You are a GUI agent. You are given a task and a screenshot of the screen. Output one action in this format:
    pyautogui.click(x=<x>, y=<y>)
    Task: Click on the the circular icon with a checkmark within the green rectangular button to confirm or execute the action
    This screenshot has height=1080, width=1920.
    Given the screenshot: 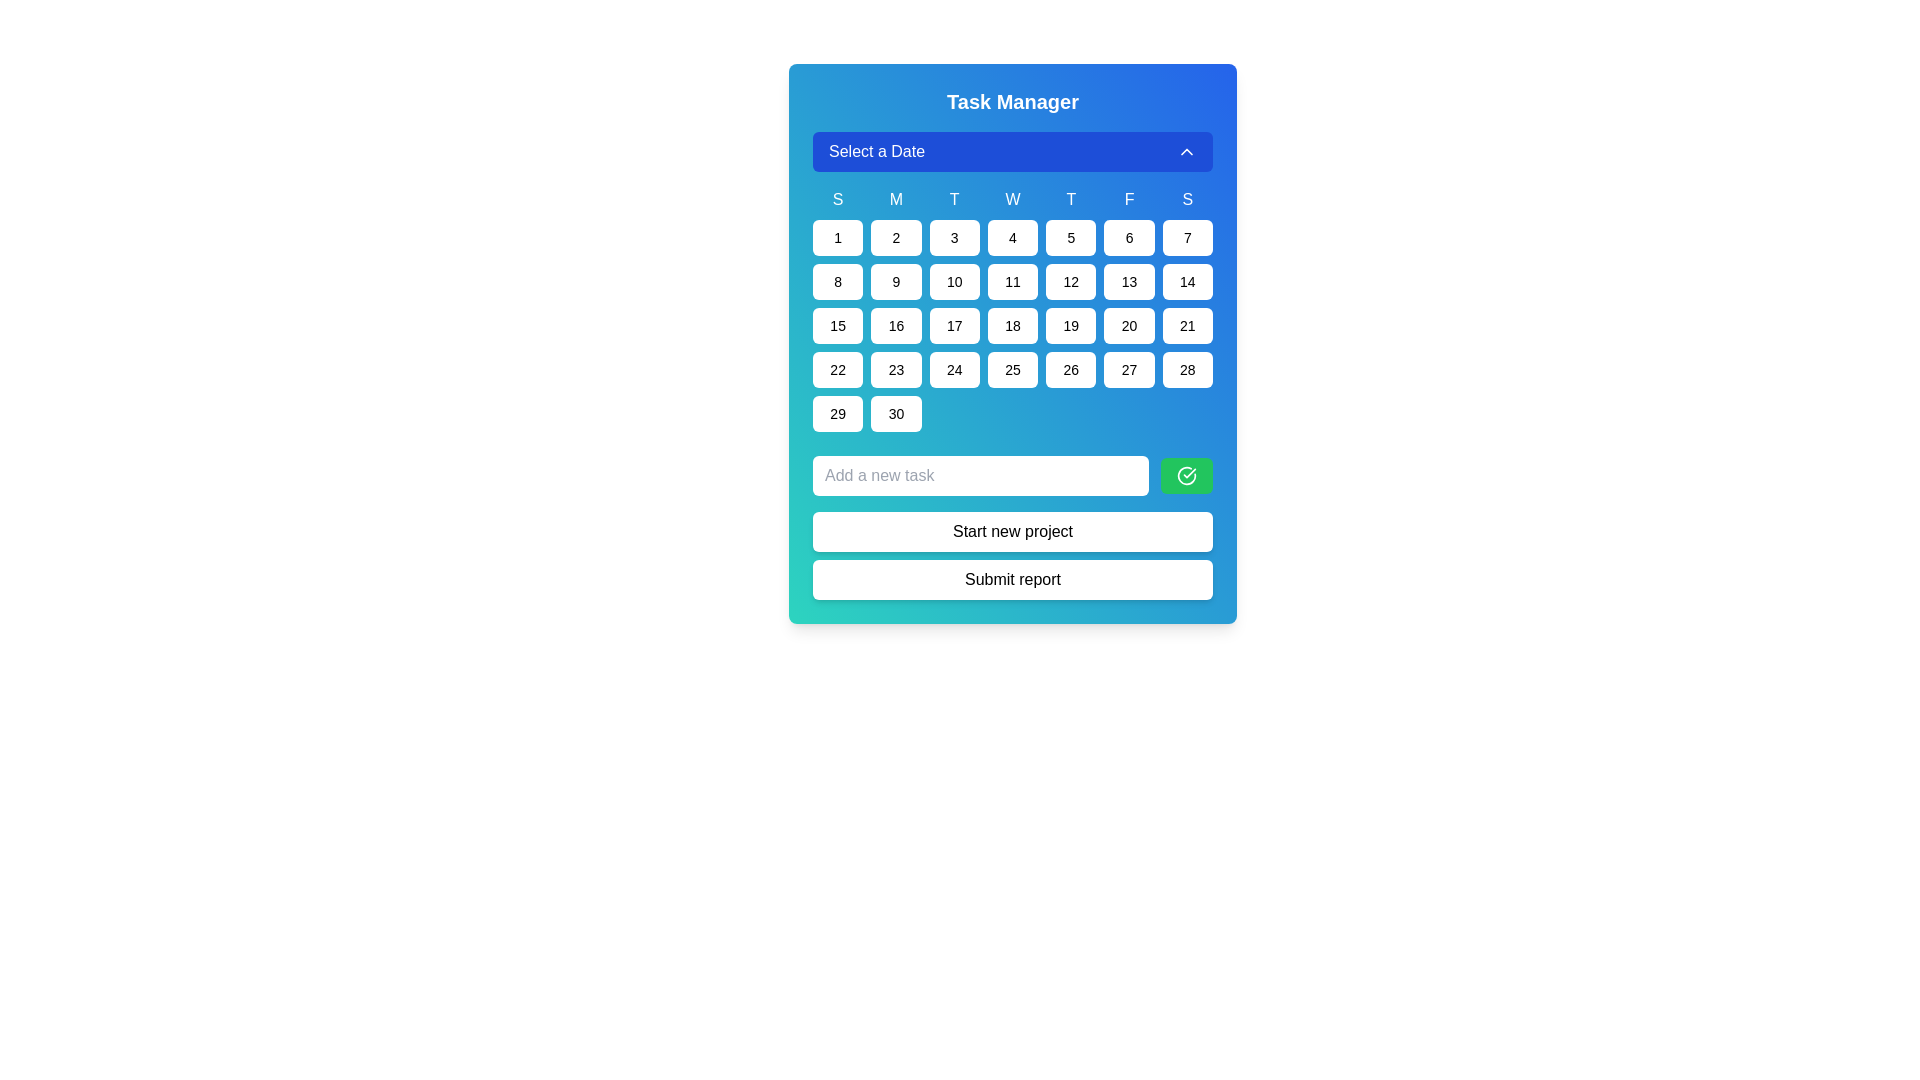 What is the action you would take?
    pyautogui.click(x=1186, y=475)
    